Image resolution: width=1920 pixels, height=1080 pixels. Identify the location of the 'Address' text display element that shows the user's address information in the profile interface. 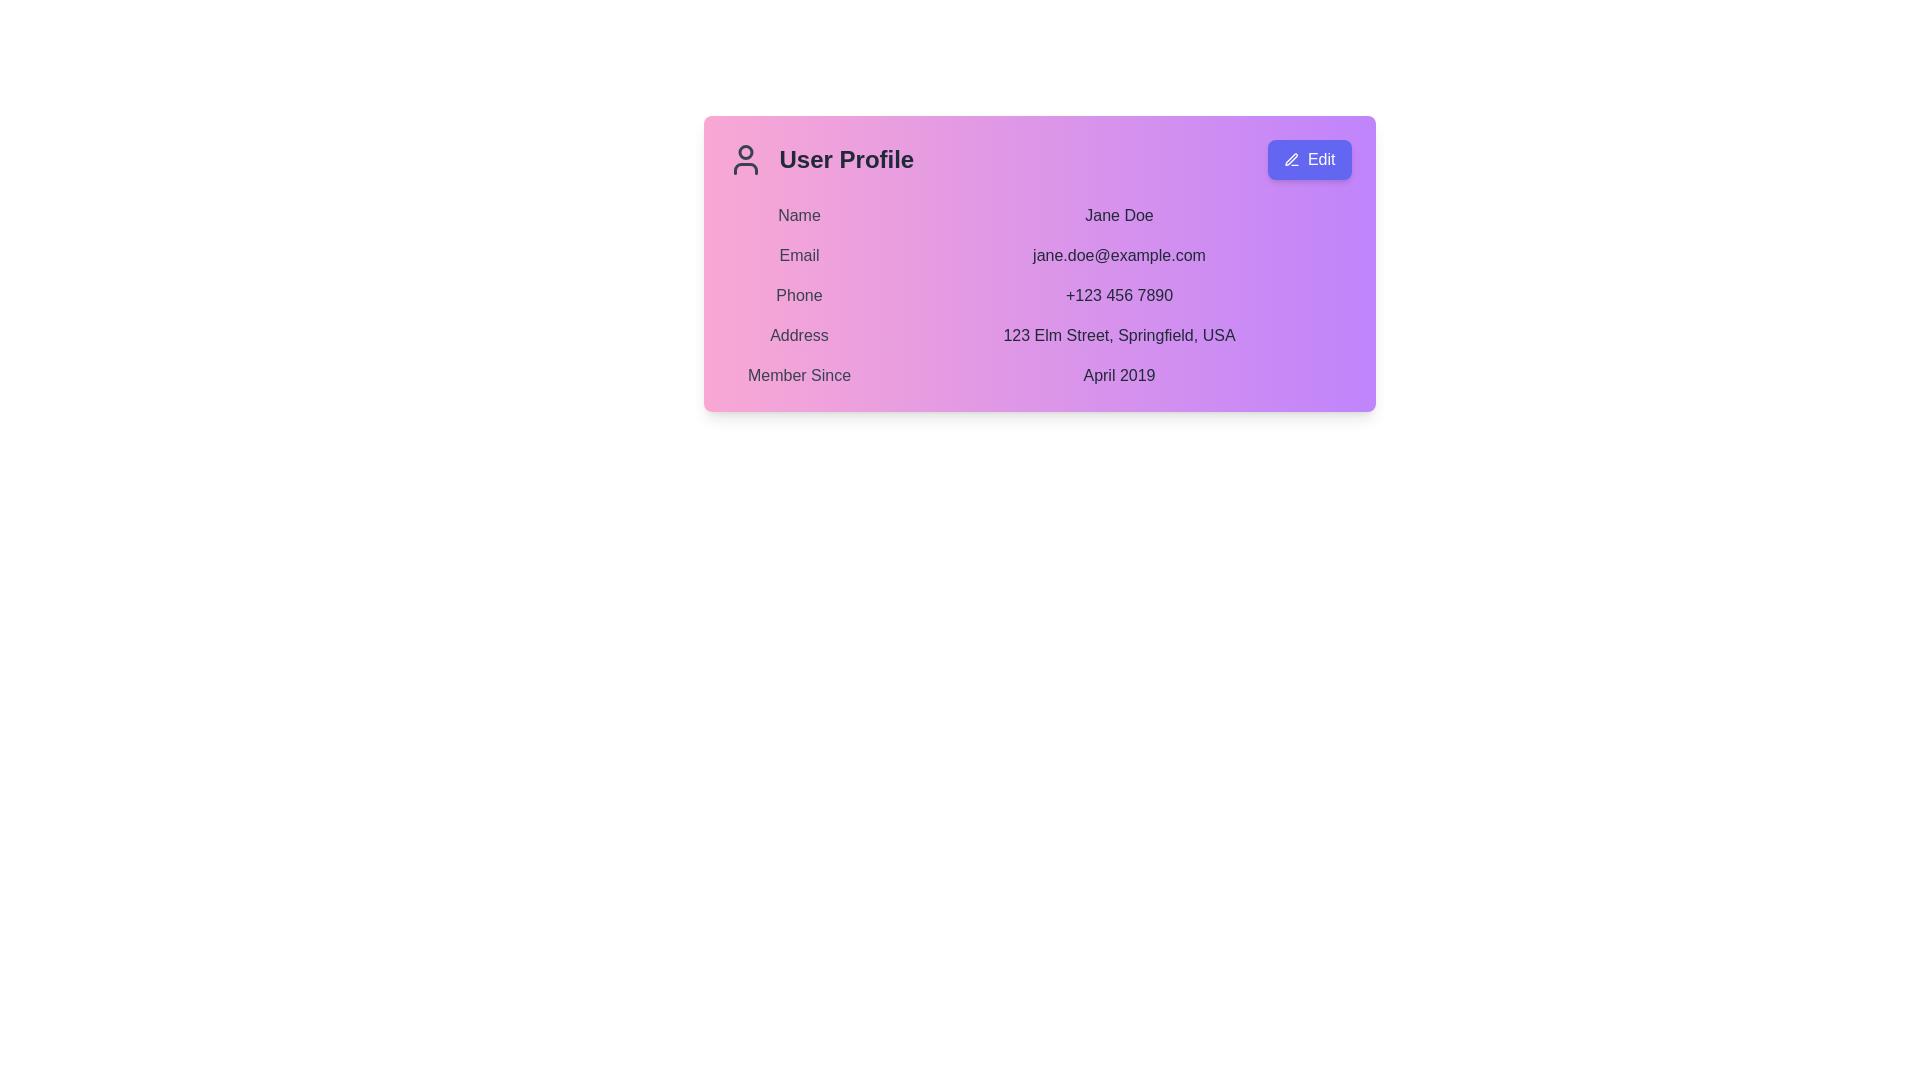
(1039, 334).